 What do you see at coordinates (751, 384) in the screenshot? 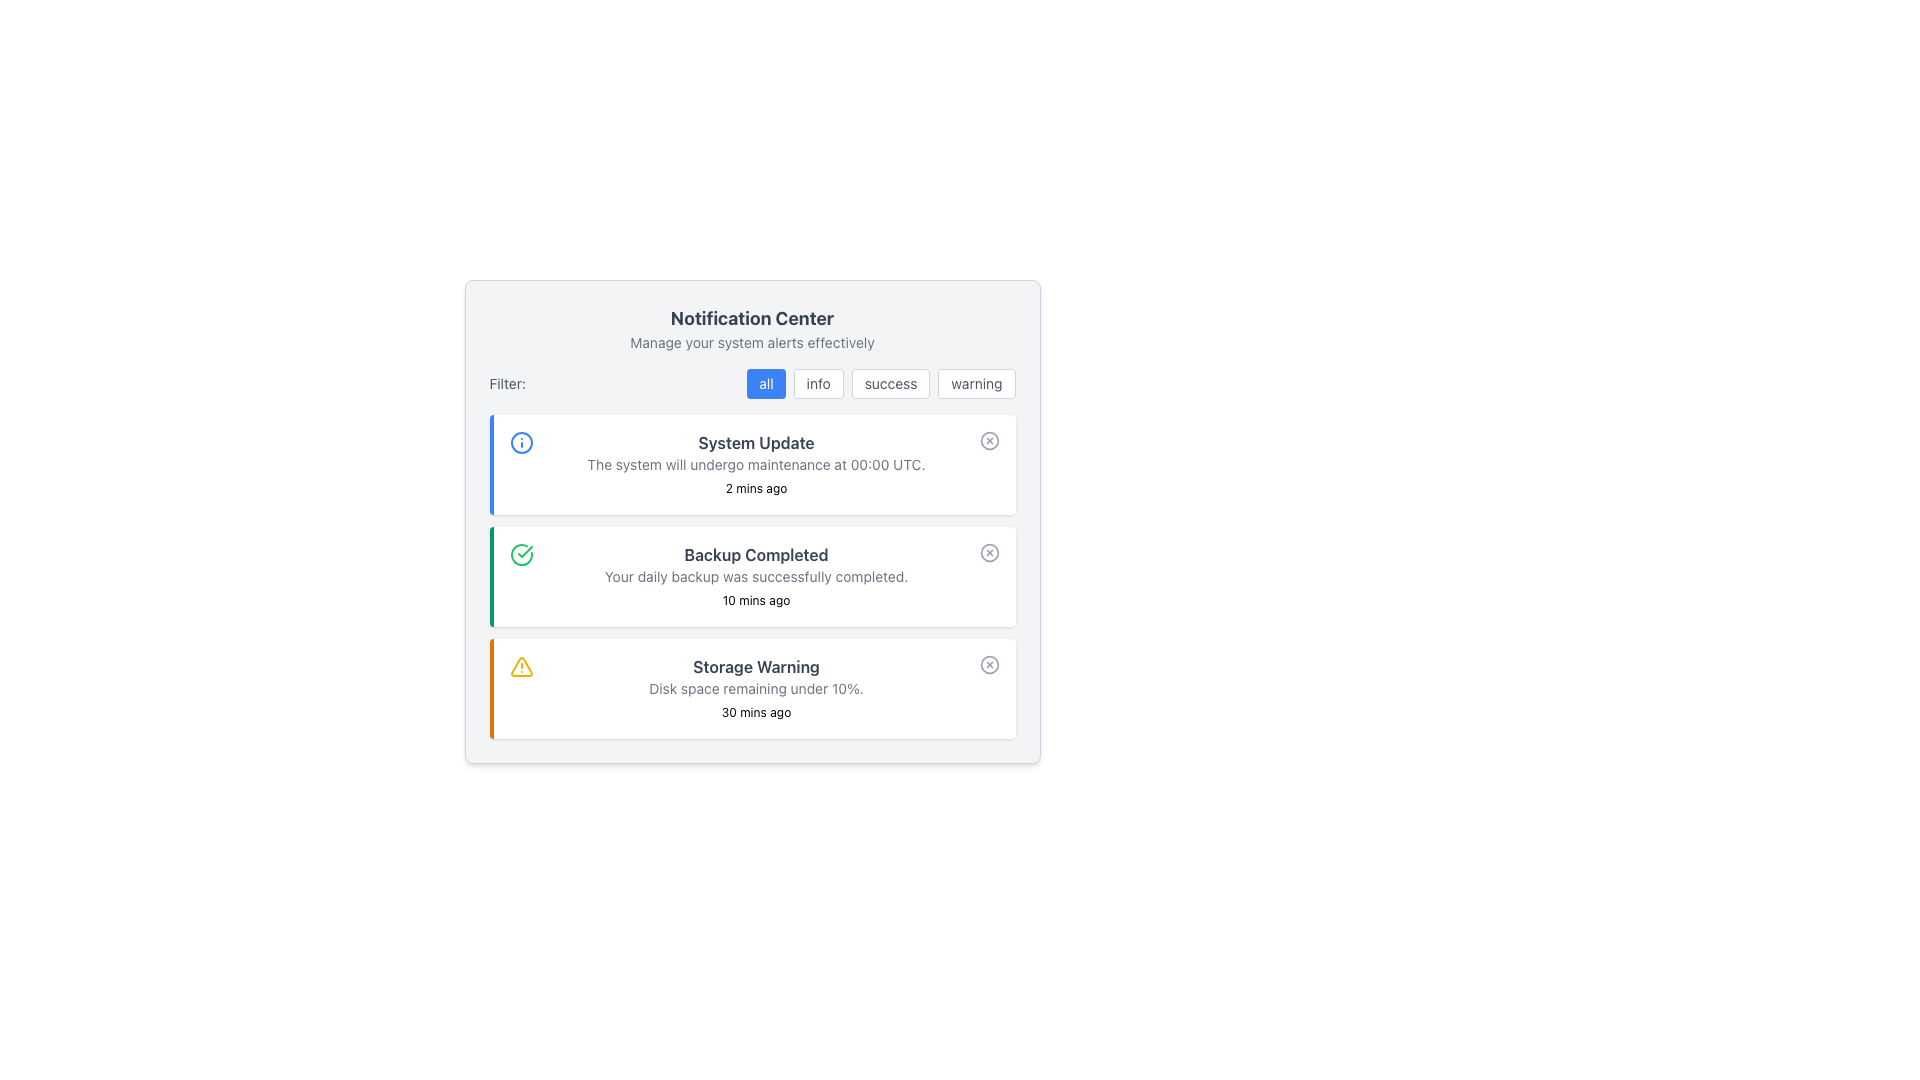
I see `the 'all' button in the notification filter button group located beneath 'Notification Center'` at bounding box center [751, 384].